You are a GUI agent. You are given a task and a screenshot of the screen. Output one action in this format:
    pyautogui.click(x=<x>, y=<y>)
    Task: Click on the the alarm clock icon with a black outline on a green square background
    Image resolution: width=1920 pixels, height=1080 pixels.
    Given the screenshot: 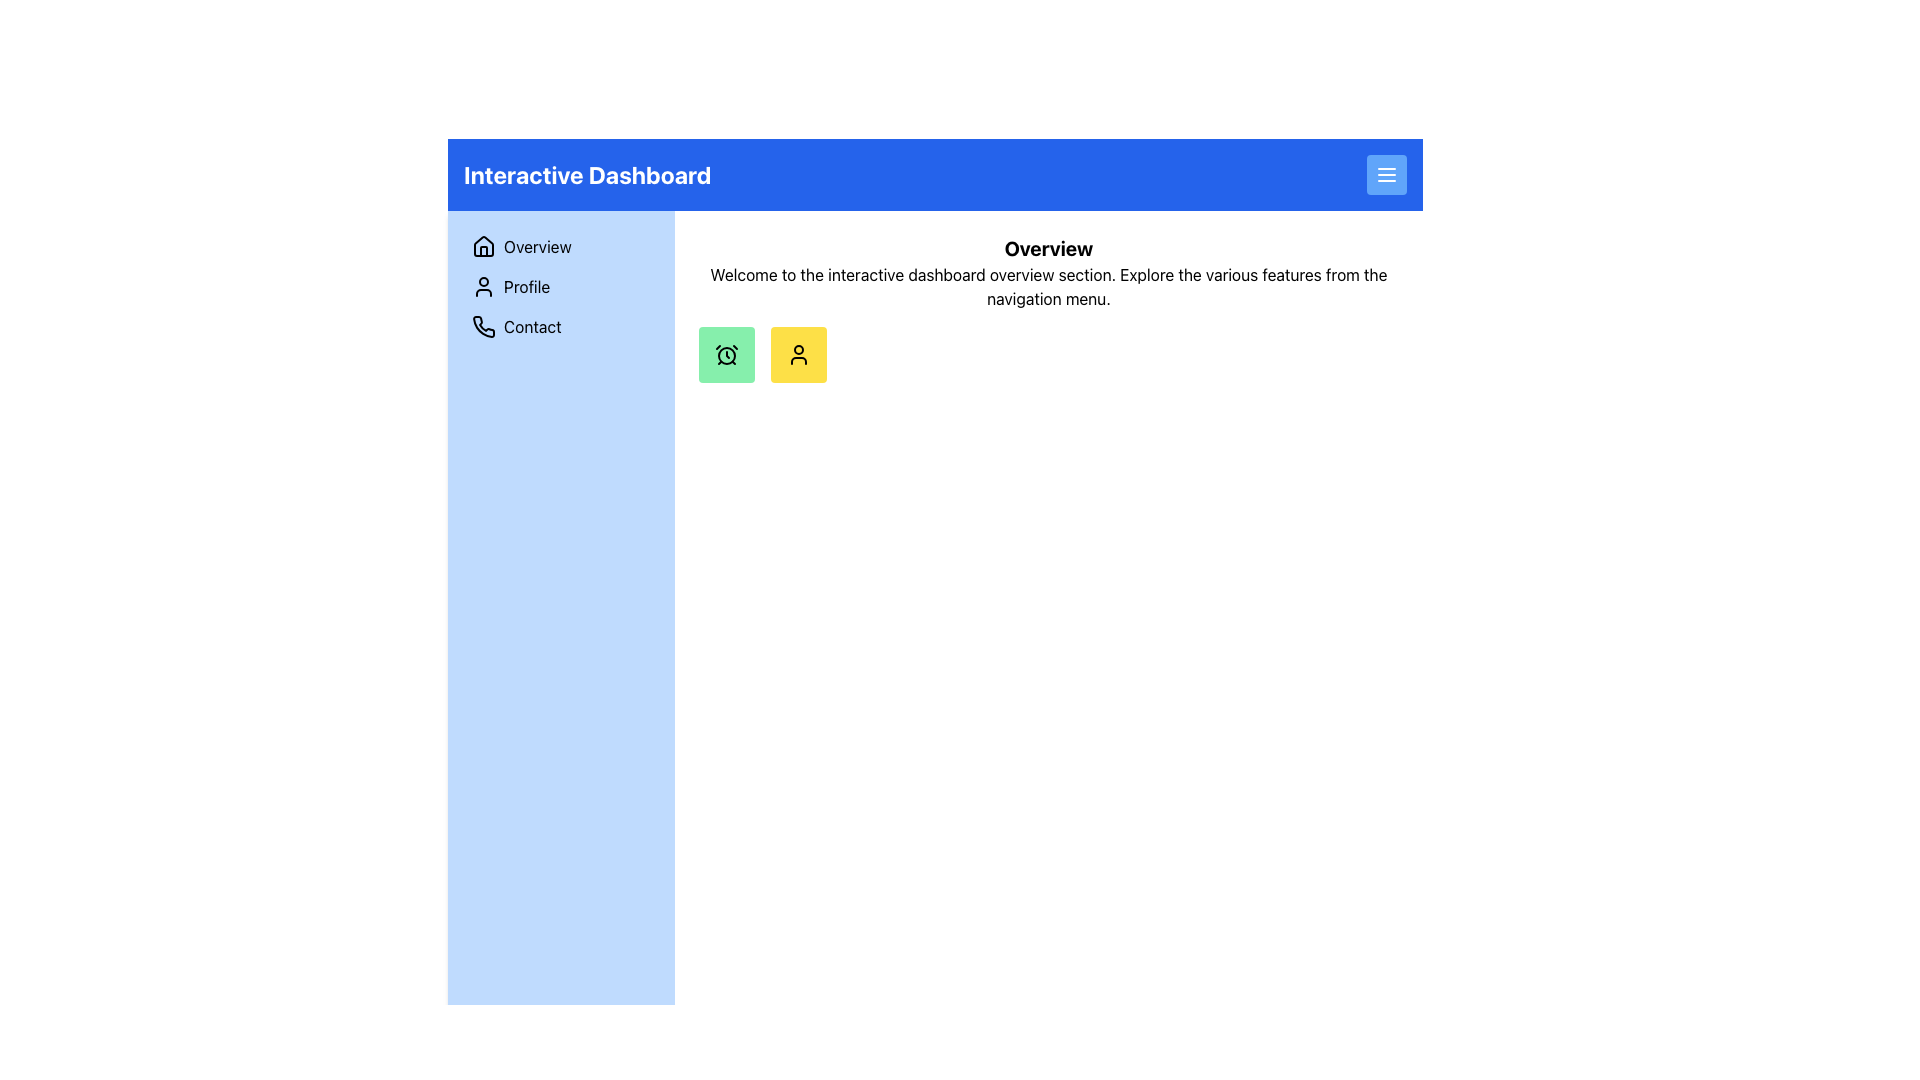 What is the action you would take?
    pyautogui.click(x=725, y=353)
    